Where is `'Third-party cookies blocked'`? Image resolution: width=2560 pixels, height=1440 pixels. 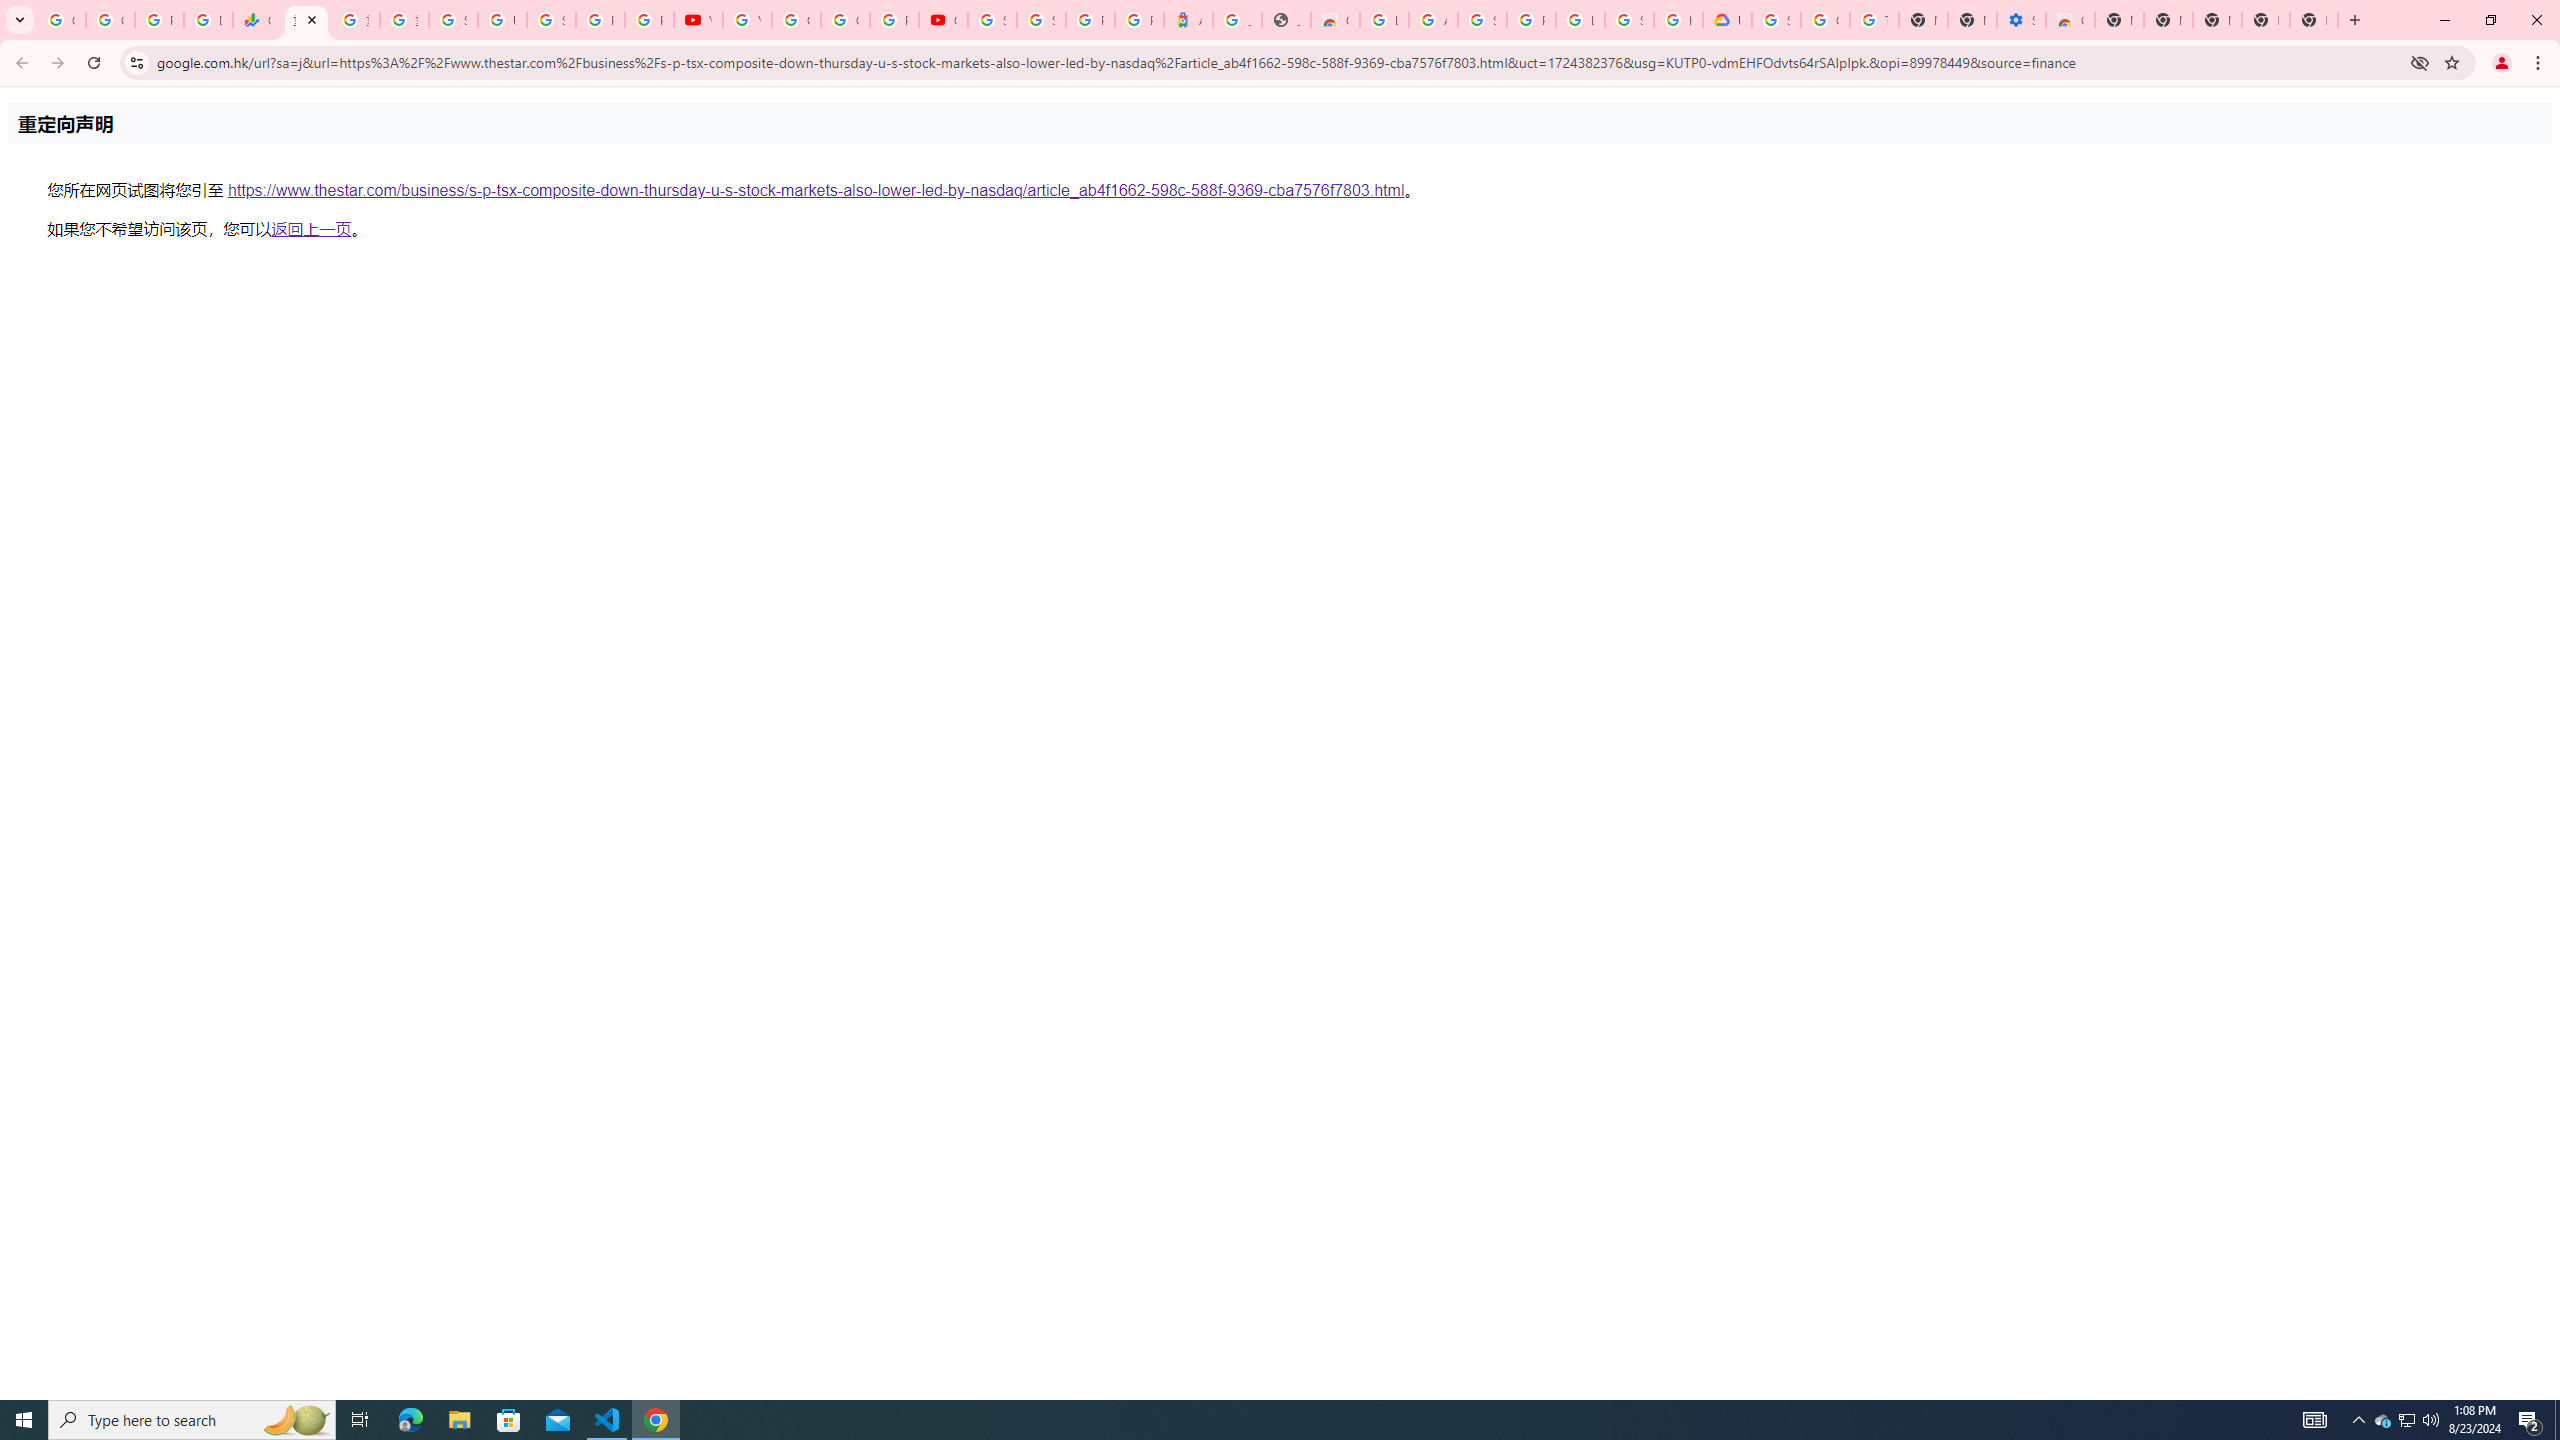
'Third-party cookies blocked' is located at coordinates (2420, 61).